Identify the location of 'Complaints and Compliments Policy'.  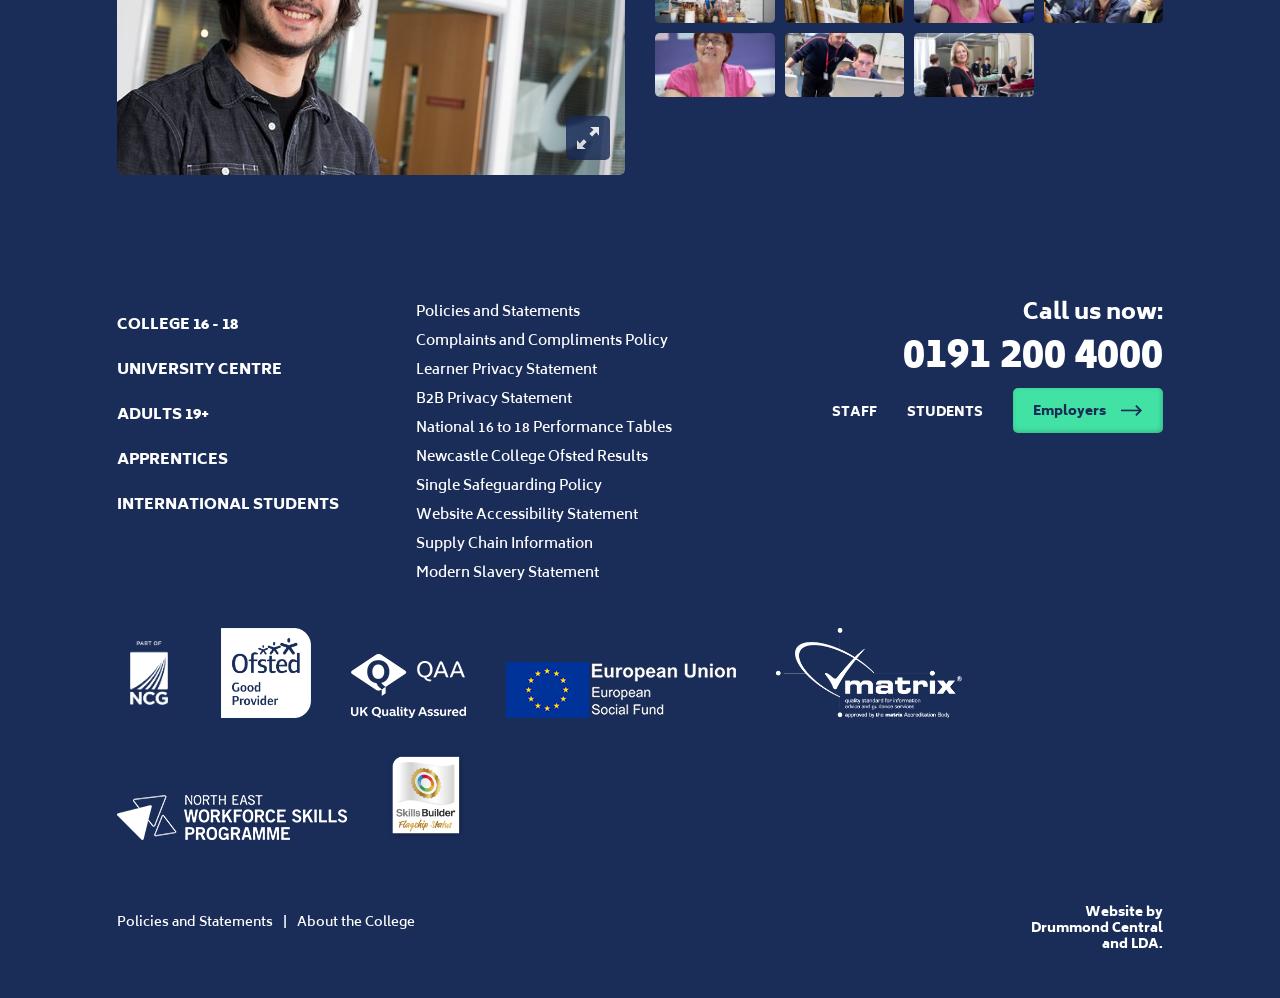
(541, 338).